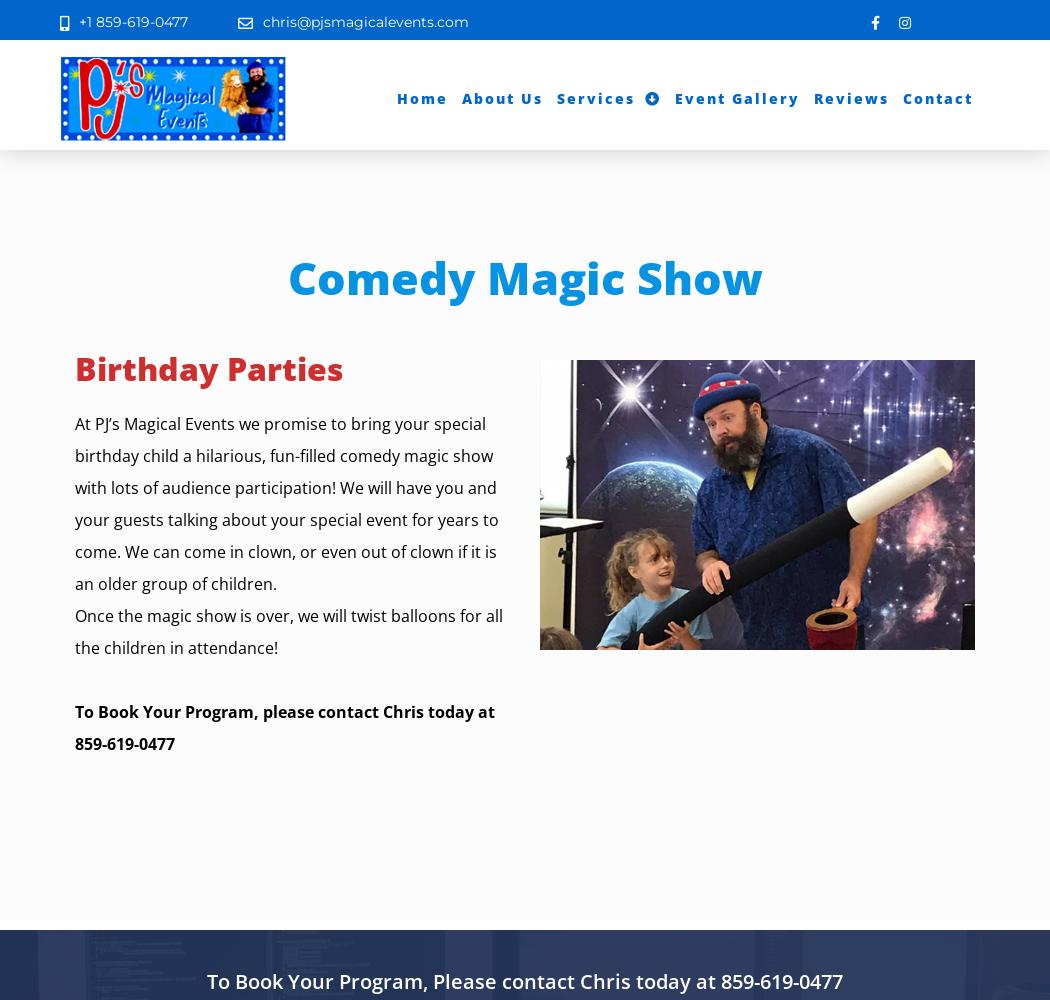  Describe the element at coordinates (420, 97) in the screenshot. I see `'Home'` at that location.